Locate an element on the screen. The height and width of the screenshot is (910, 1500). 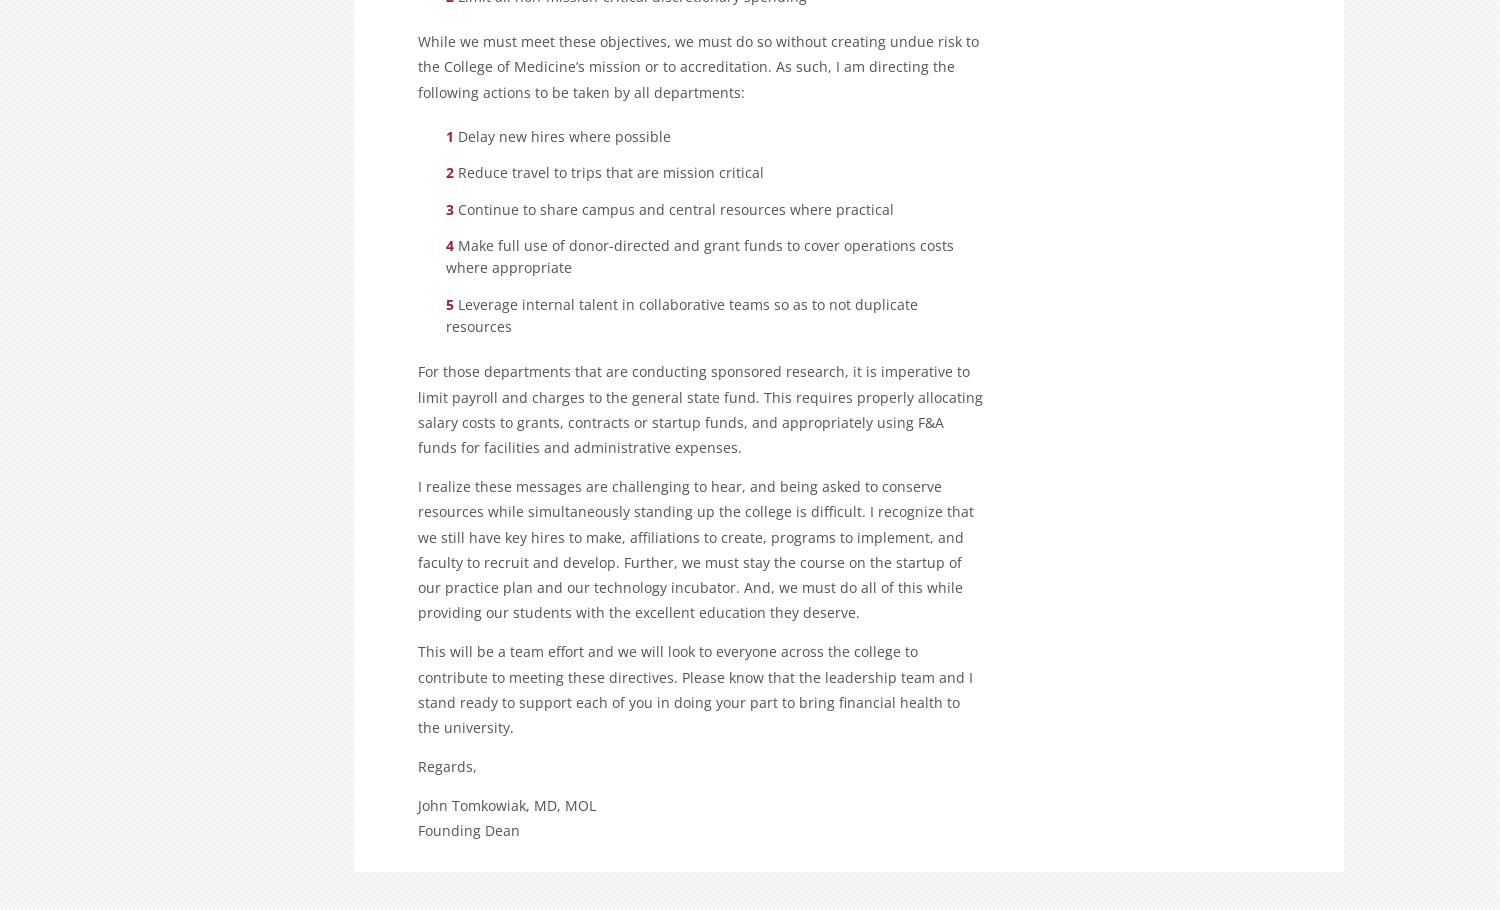
'For those departments that are conducting sponsored research, it is imperative to limit payroll and charges to the general state fund. This requires properly allocating salary costs to grants, contracts or startup funds, and appropriately using F&A funds for facilities and administrative expenses.' is located at coordinates (699, 408).